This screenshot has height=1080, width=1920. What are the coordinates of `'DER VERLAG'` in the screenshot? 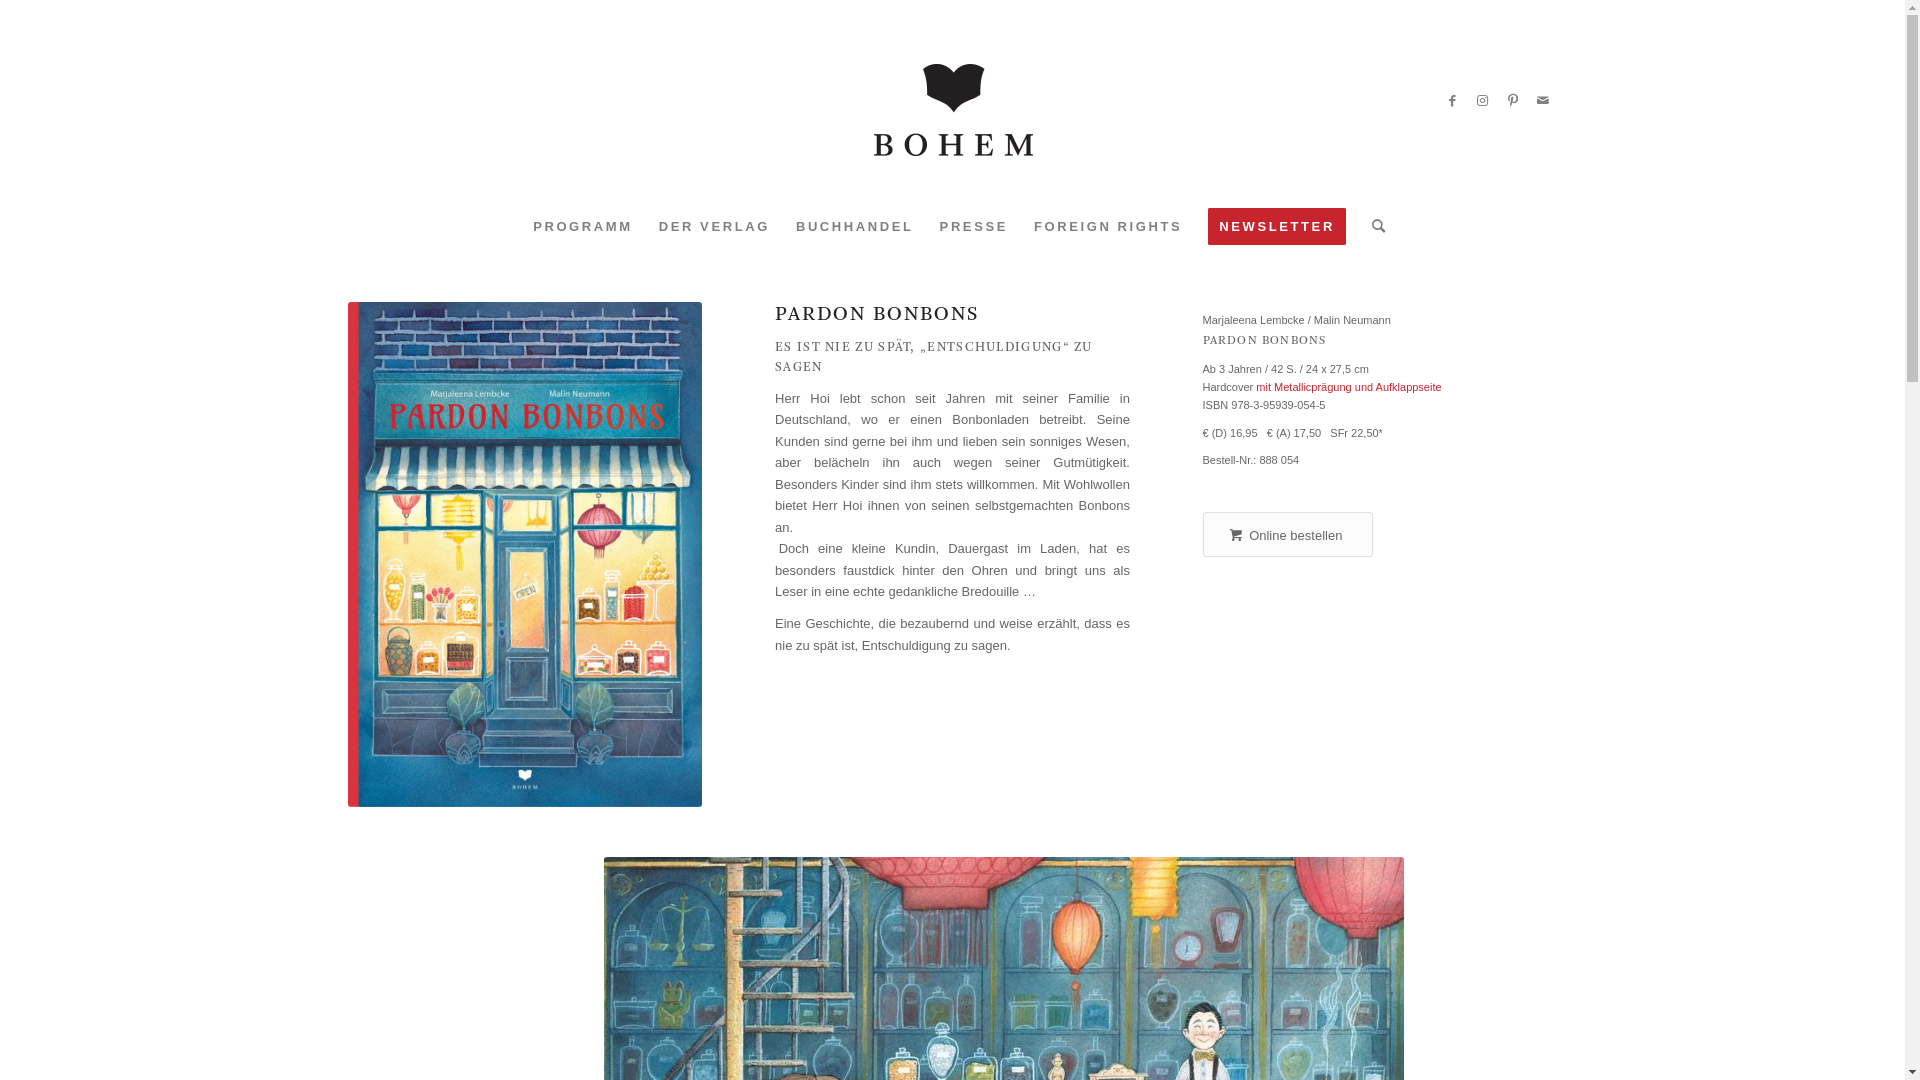 It's located at (714, 226).